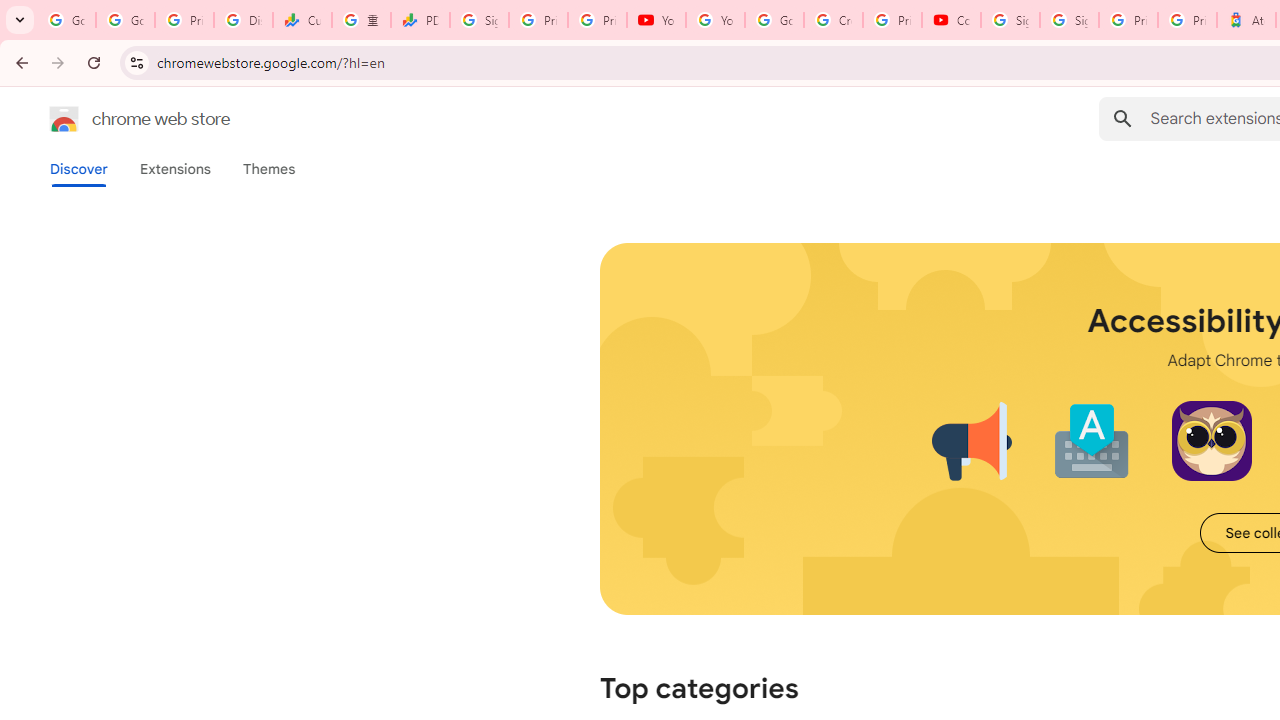 Image resolution: width=1280 pixels, height=720 pixels. Describe the element at coordinates (656, 20) in the screenshot. I see `'YouTube'` at that location.